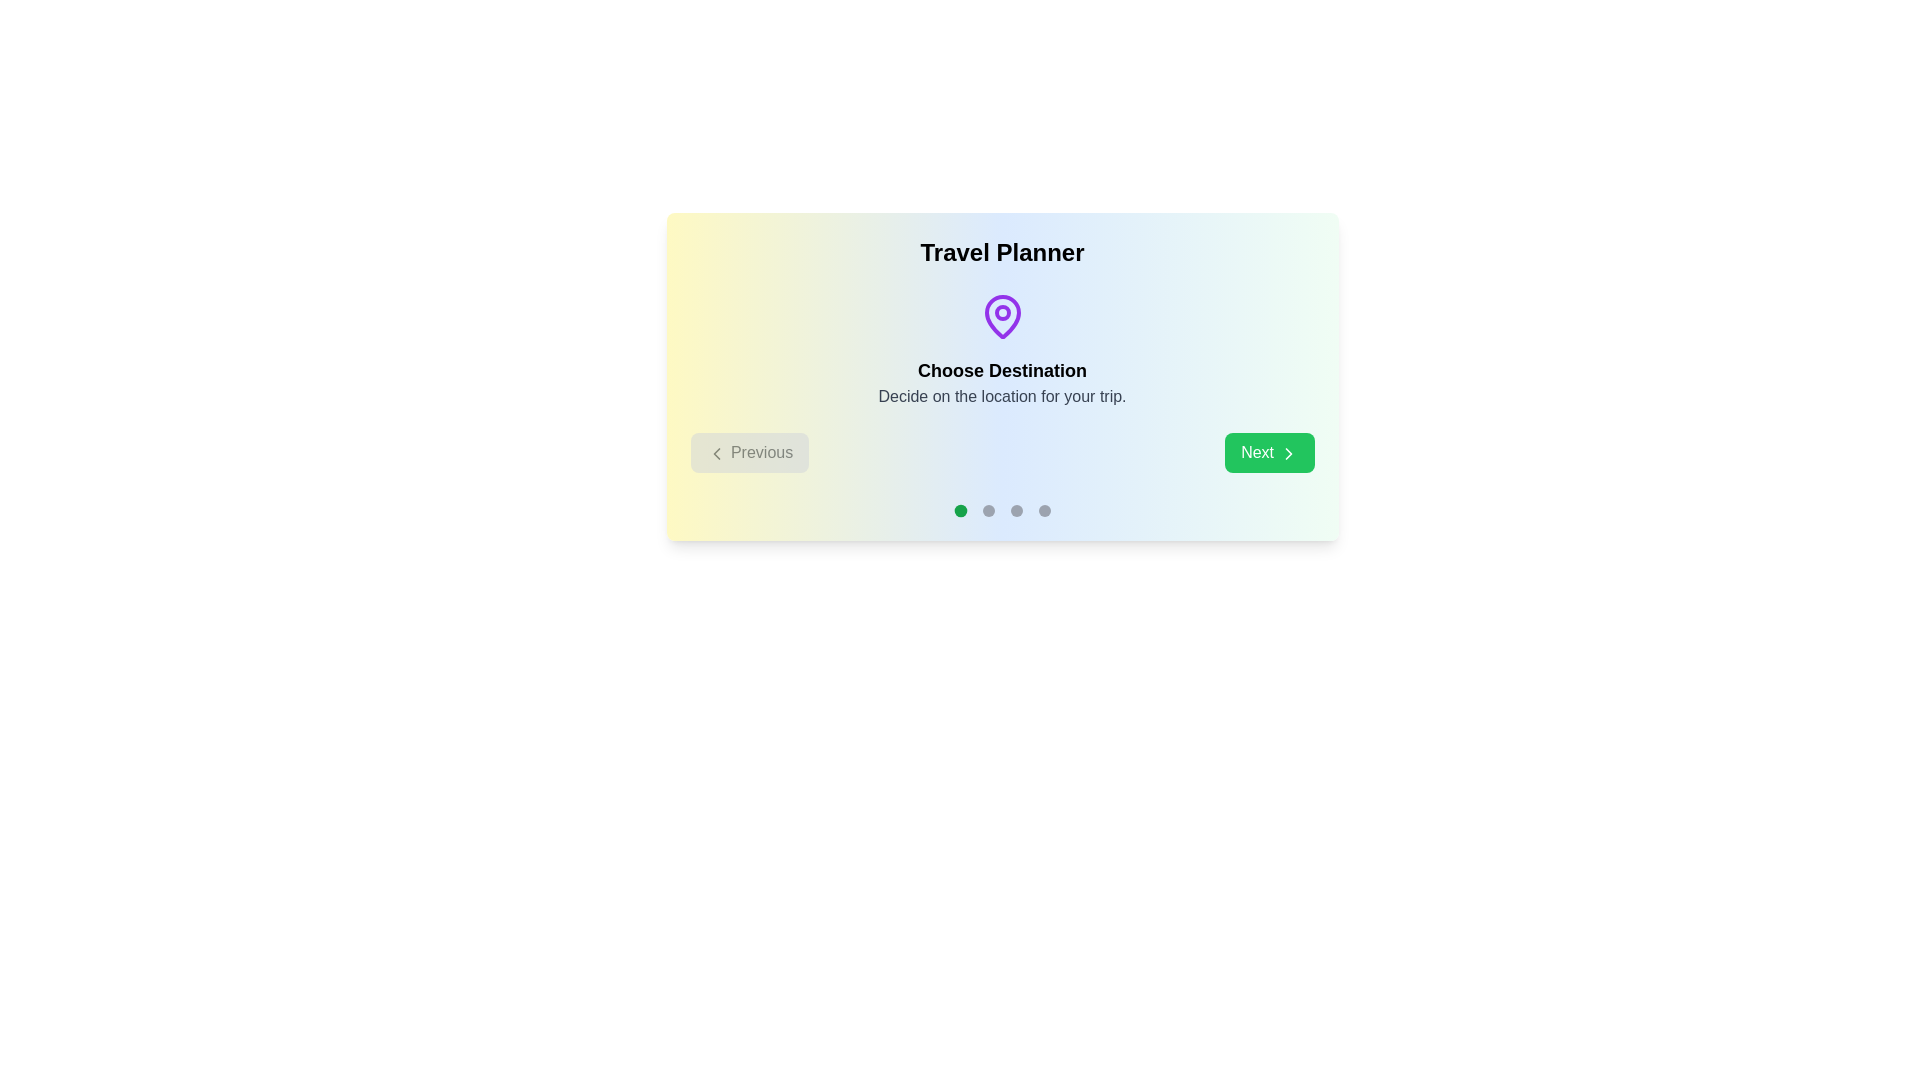 The width and height of the screenshot is (1920, 1080). I want to click on the rightward-pointing chevron icon within the green 'Next' button, so click(1288, 453).